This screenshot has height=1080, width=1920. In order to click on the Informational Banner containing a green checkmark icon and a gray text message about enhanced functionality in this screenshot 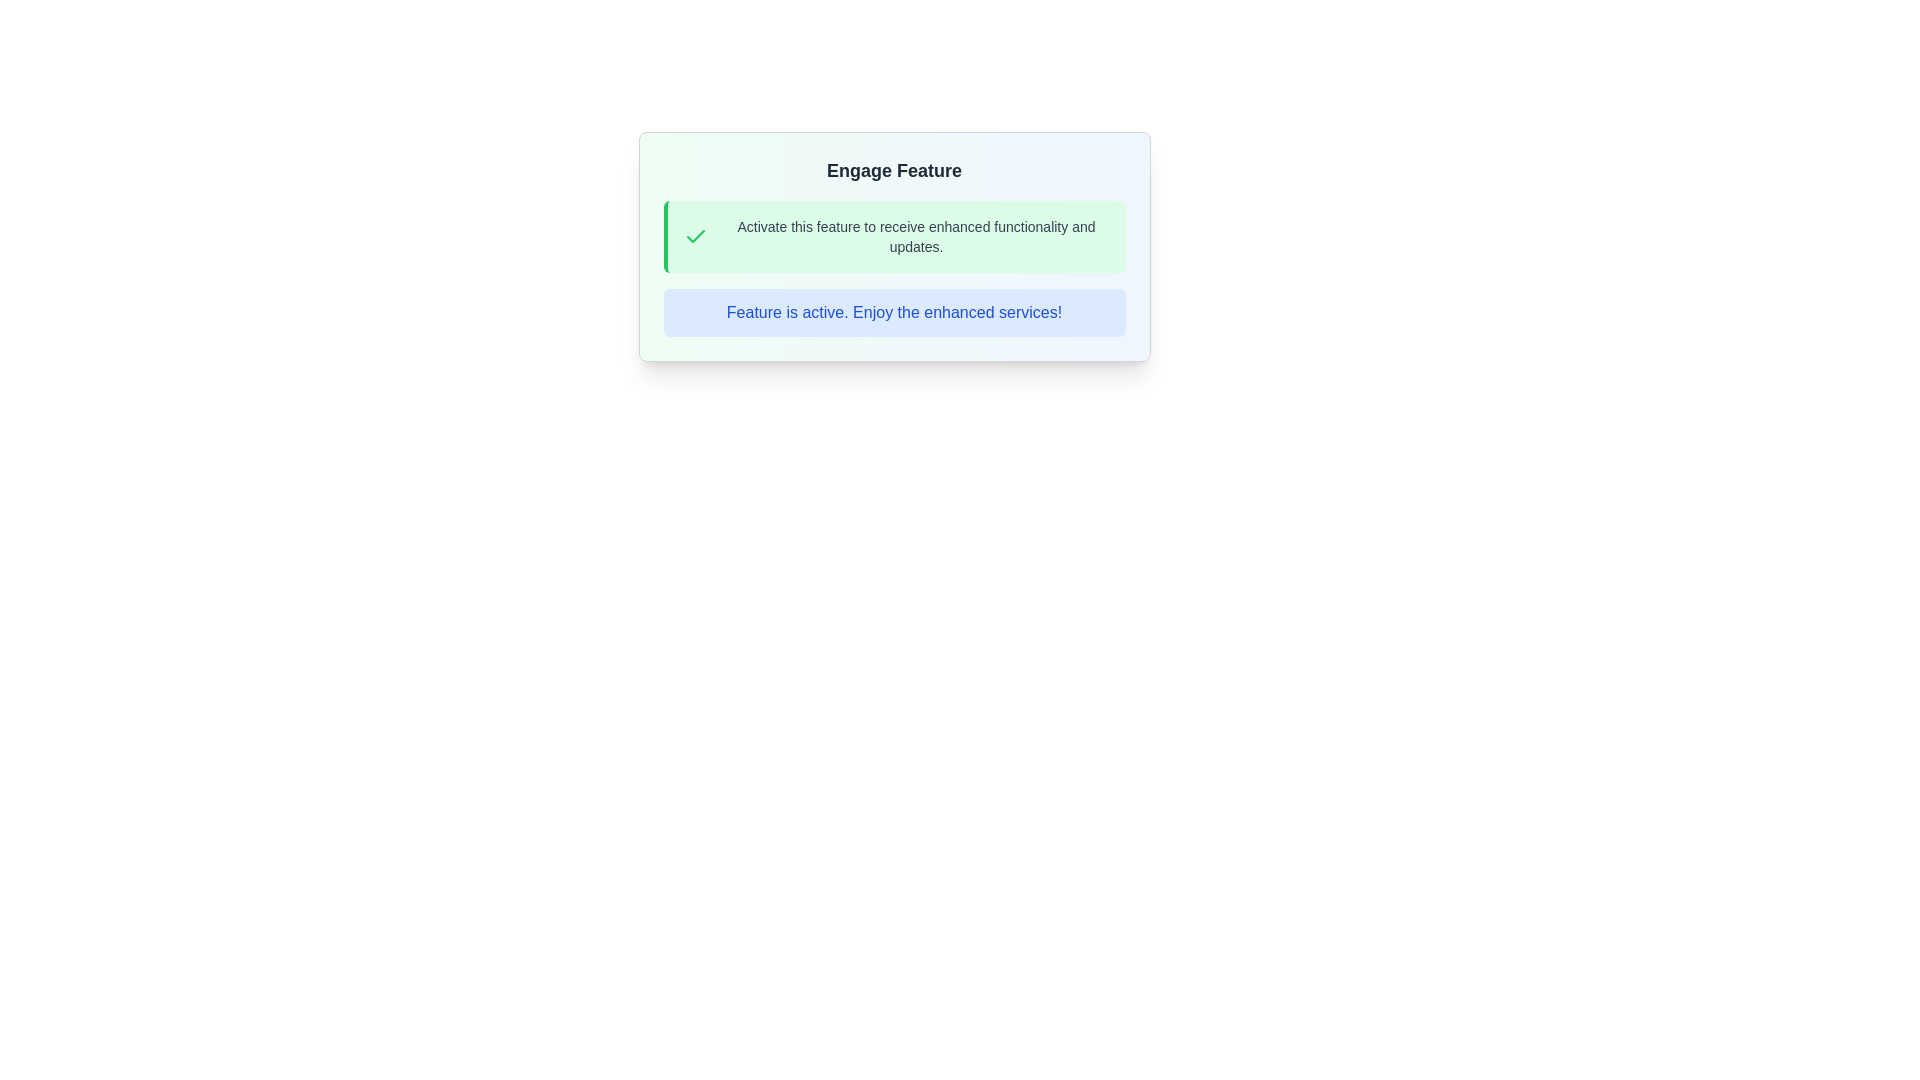, I will do `click(893, 235)`.